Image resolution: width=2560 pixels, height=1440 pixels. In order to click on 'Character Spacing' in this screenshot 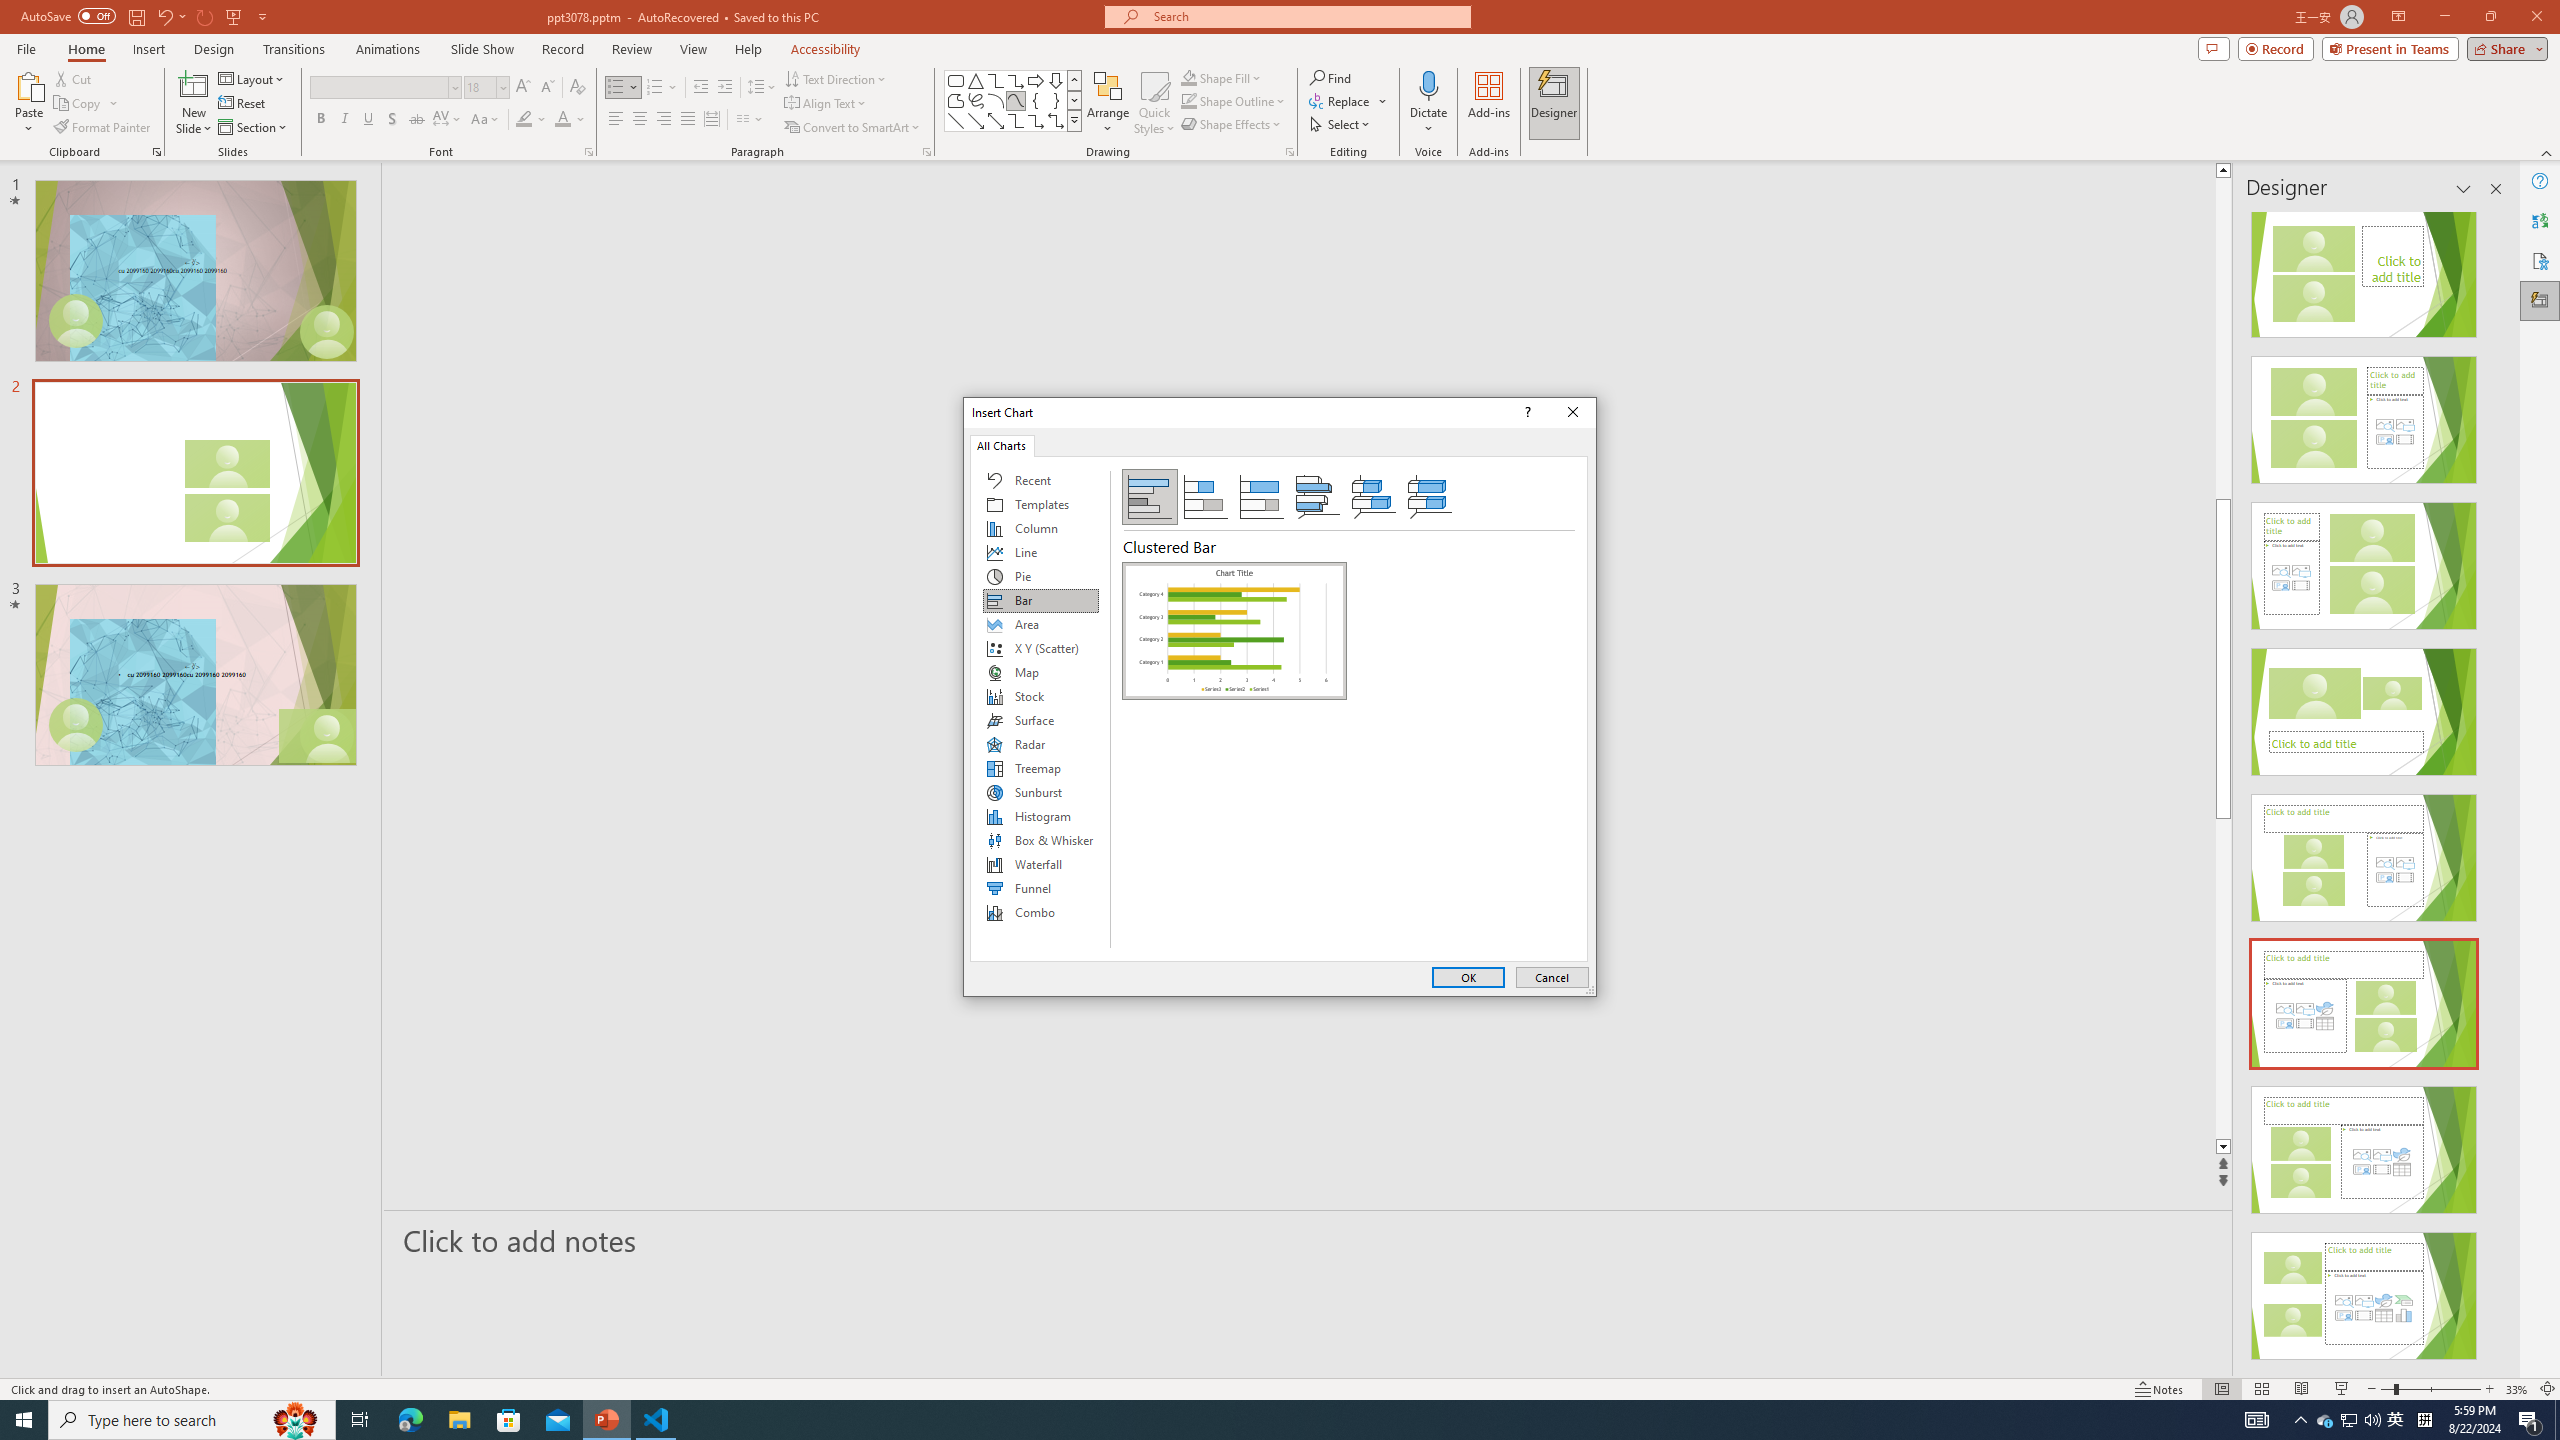, I will do `click(448, 118)`.